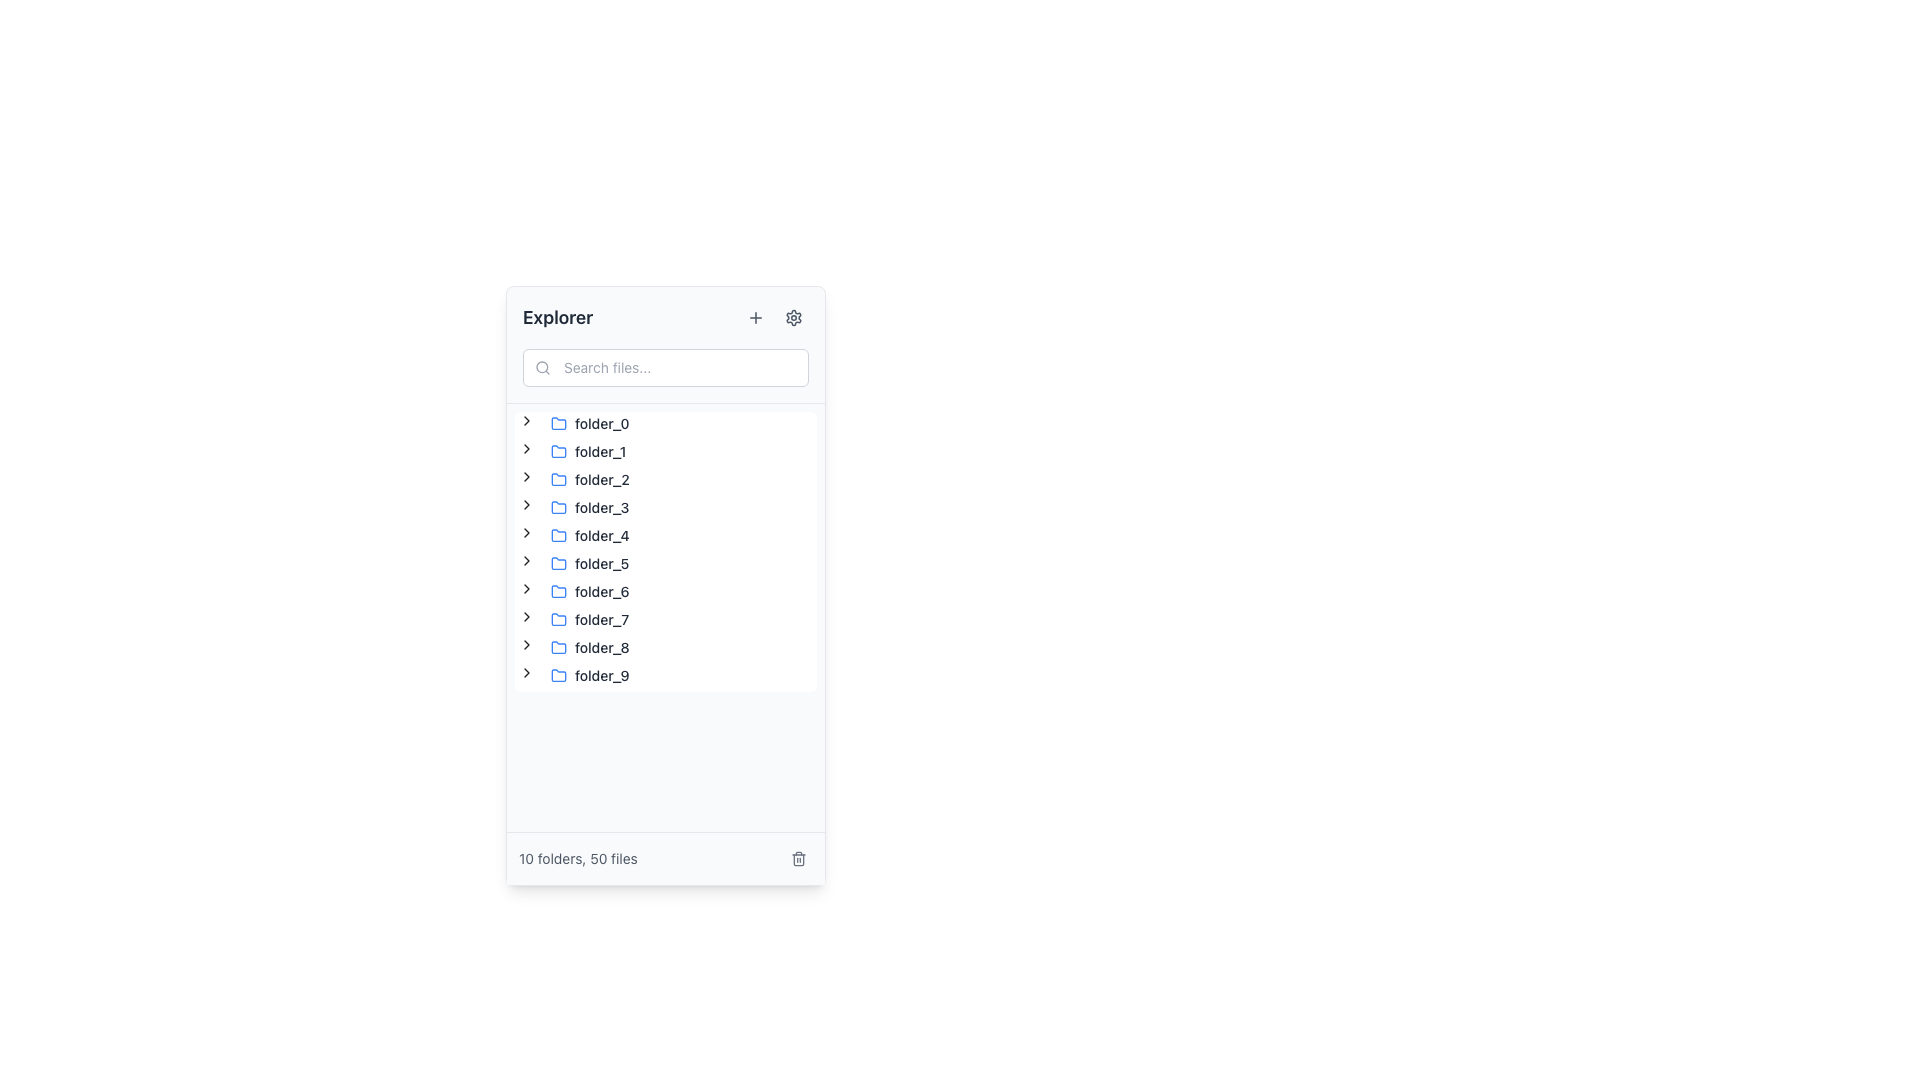 The height and width of the screenshot is (1080, 1920). Describe the element at coordinates (600, 590) in the screenshot. I see `the label displaying 'folder_6' in dark gray font within the sidebar file list` at that location.